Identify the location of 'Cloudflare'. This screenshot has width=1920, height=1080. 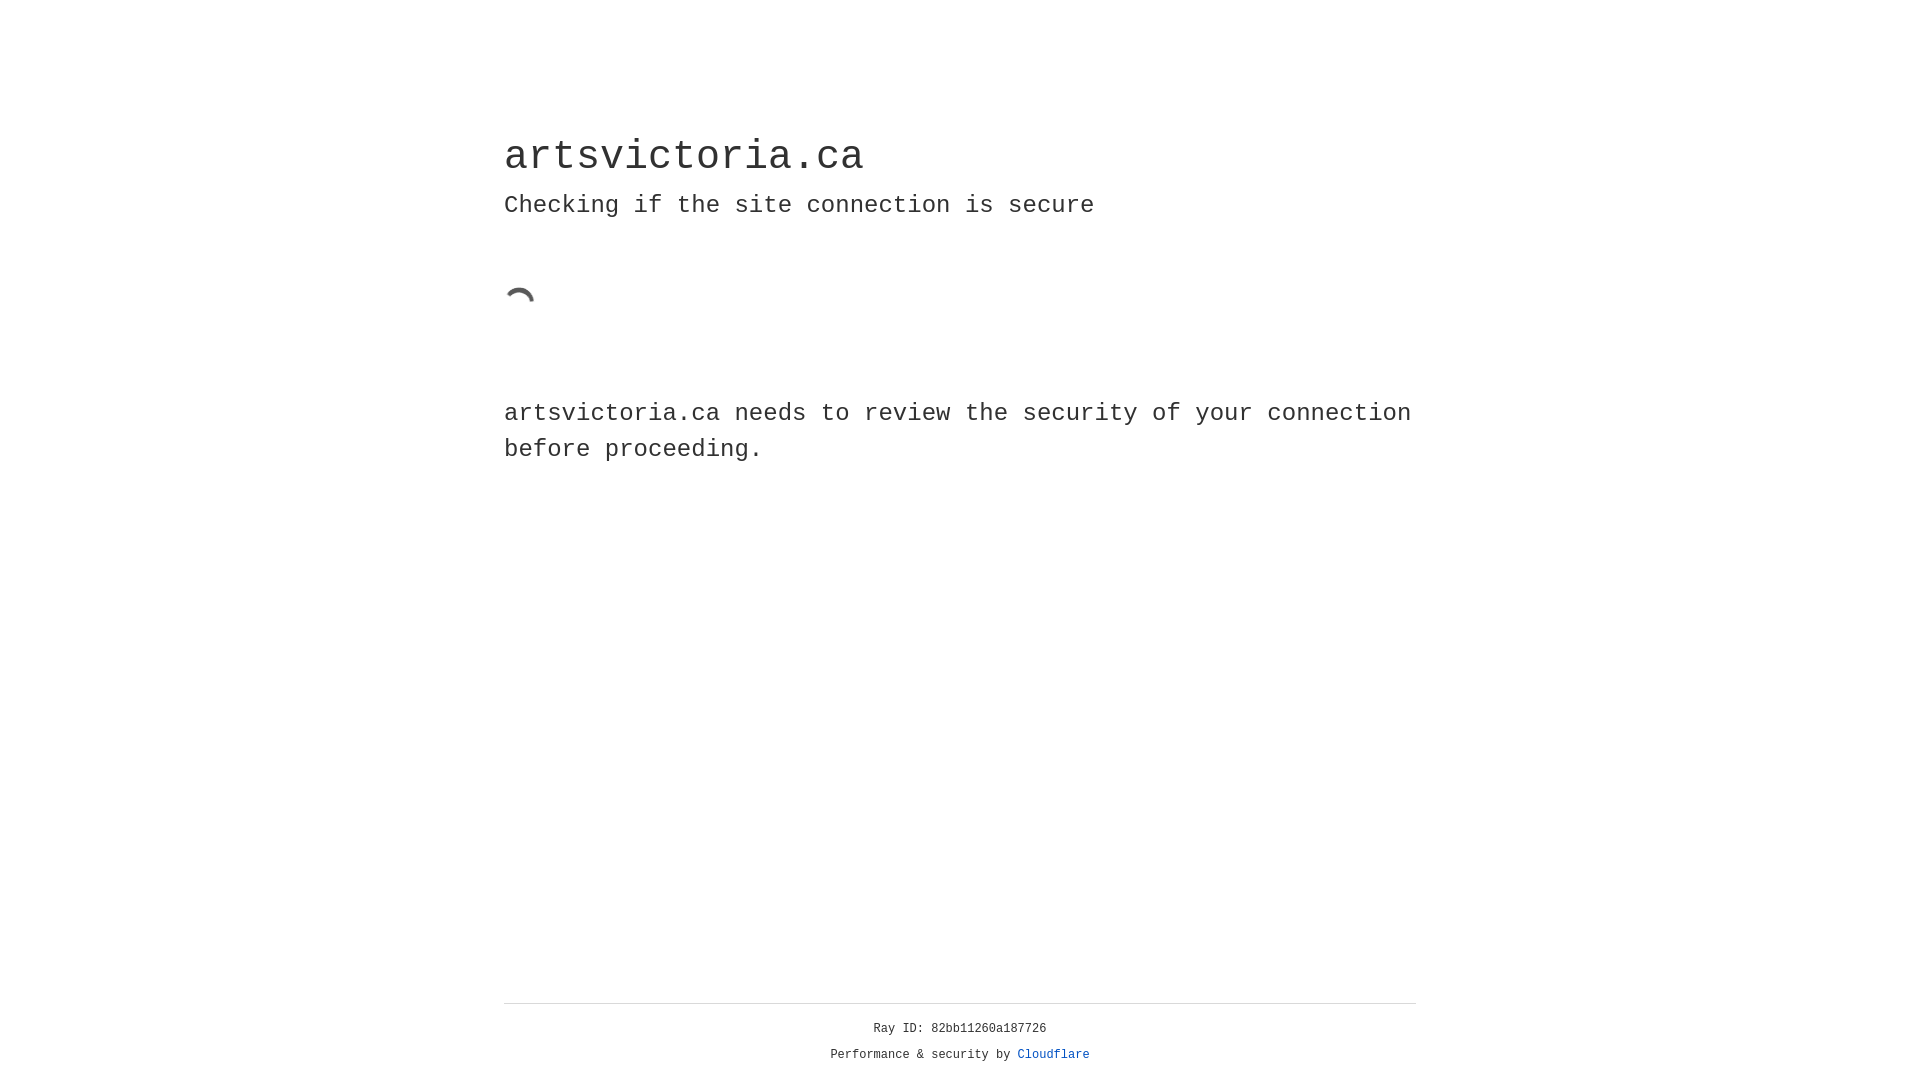
(1053, 1054).